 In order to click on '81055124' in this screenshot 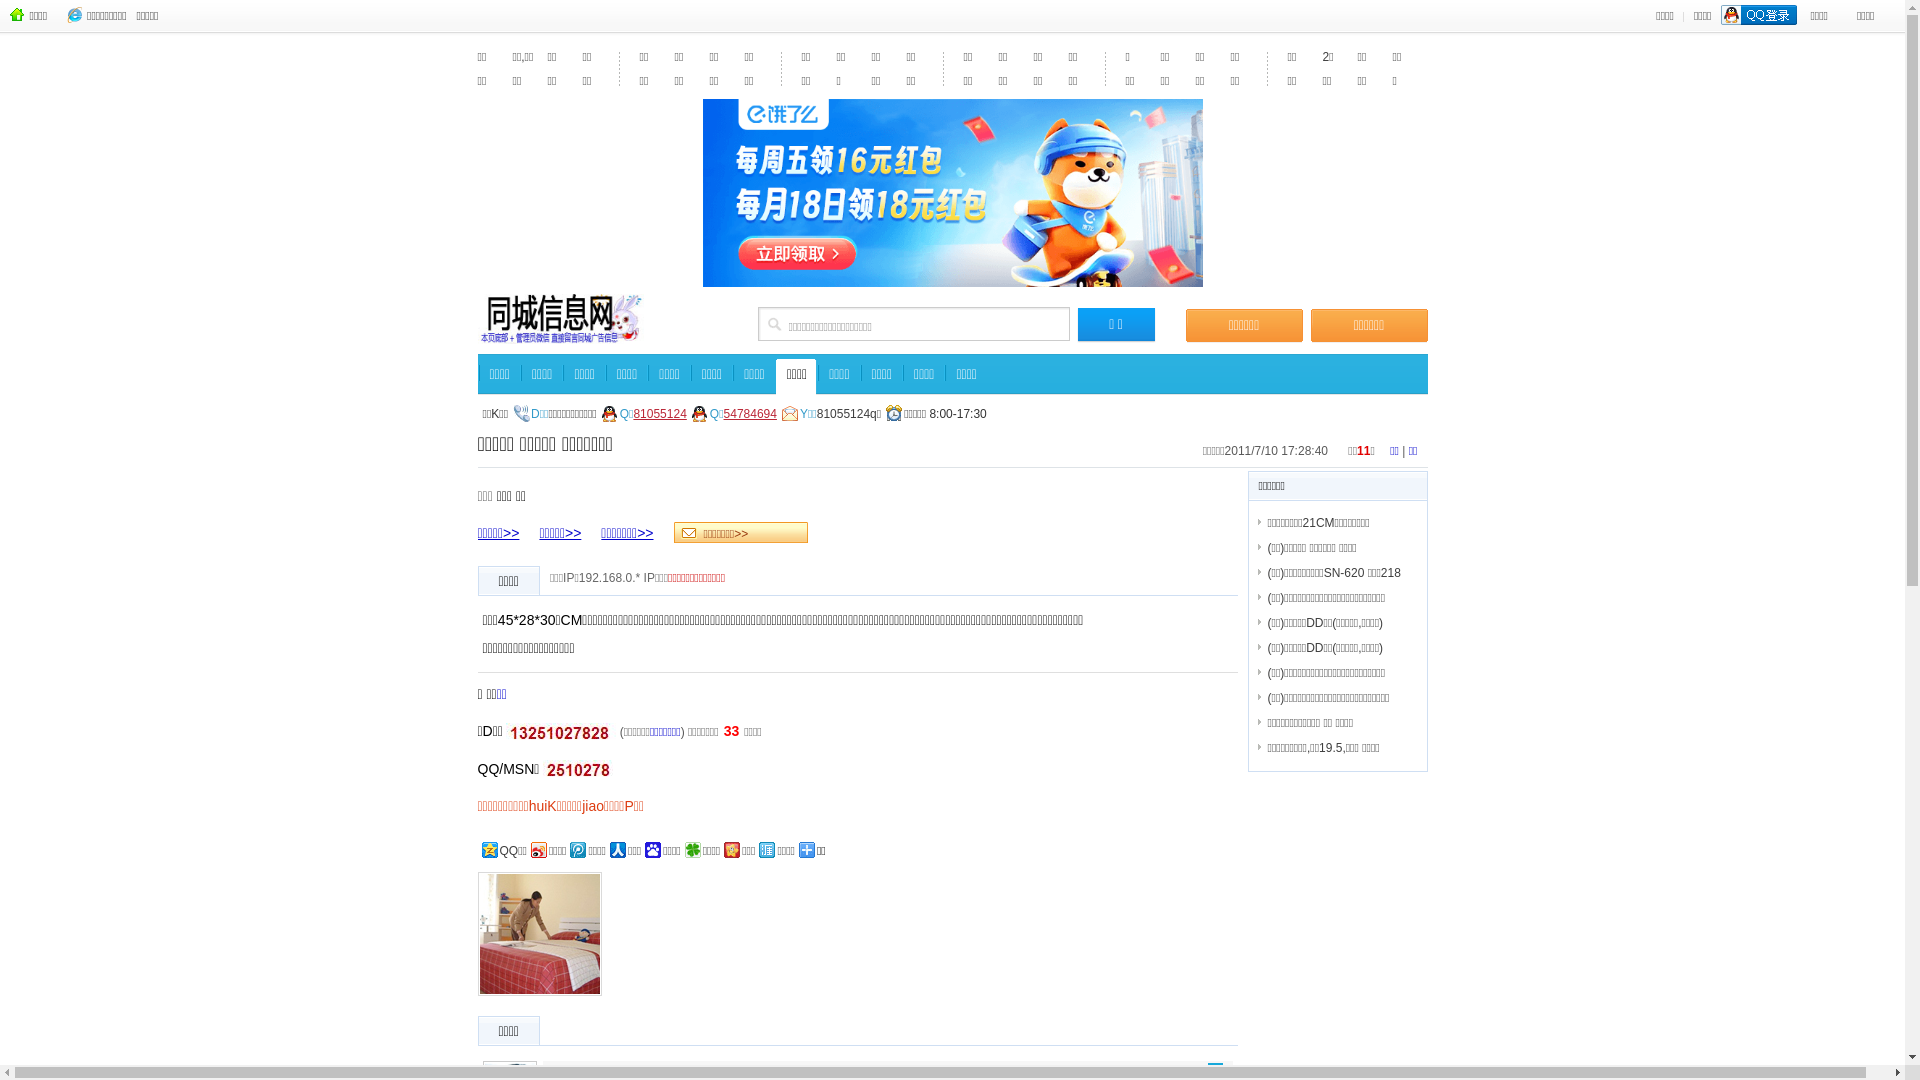, I will do `click(659, 412)`.